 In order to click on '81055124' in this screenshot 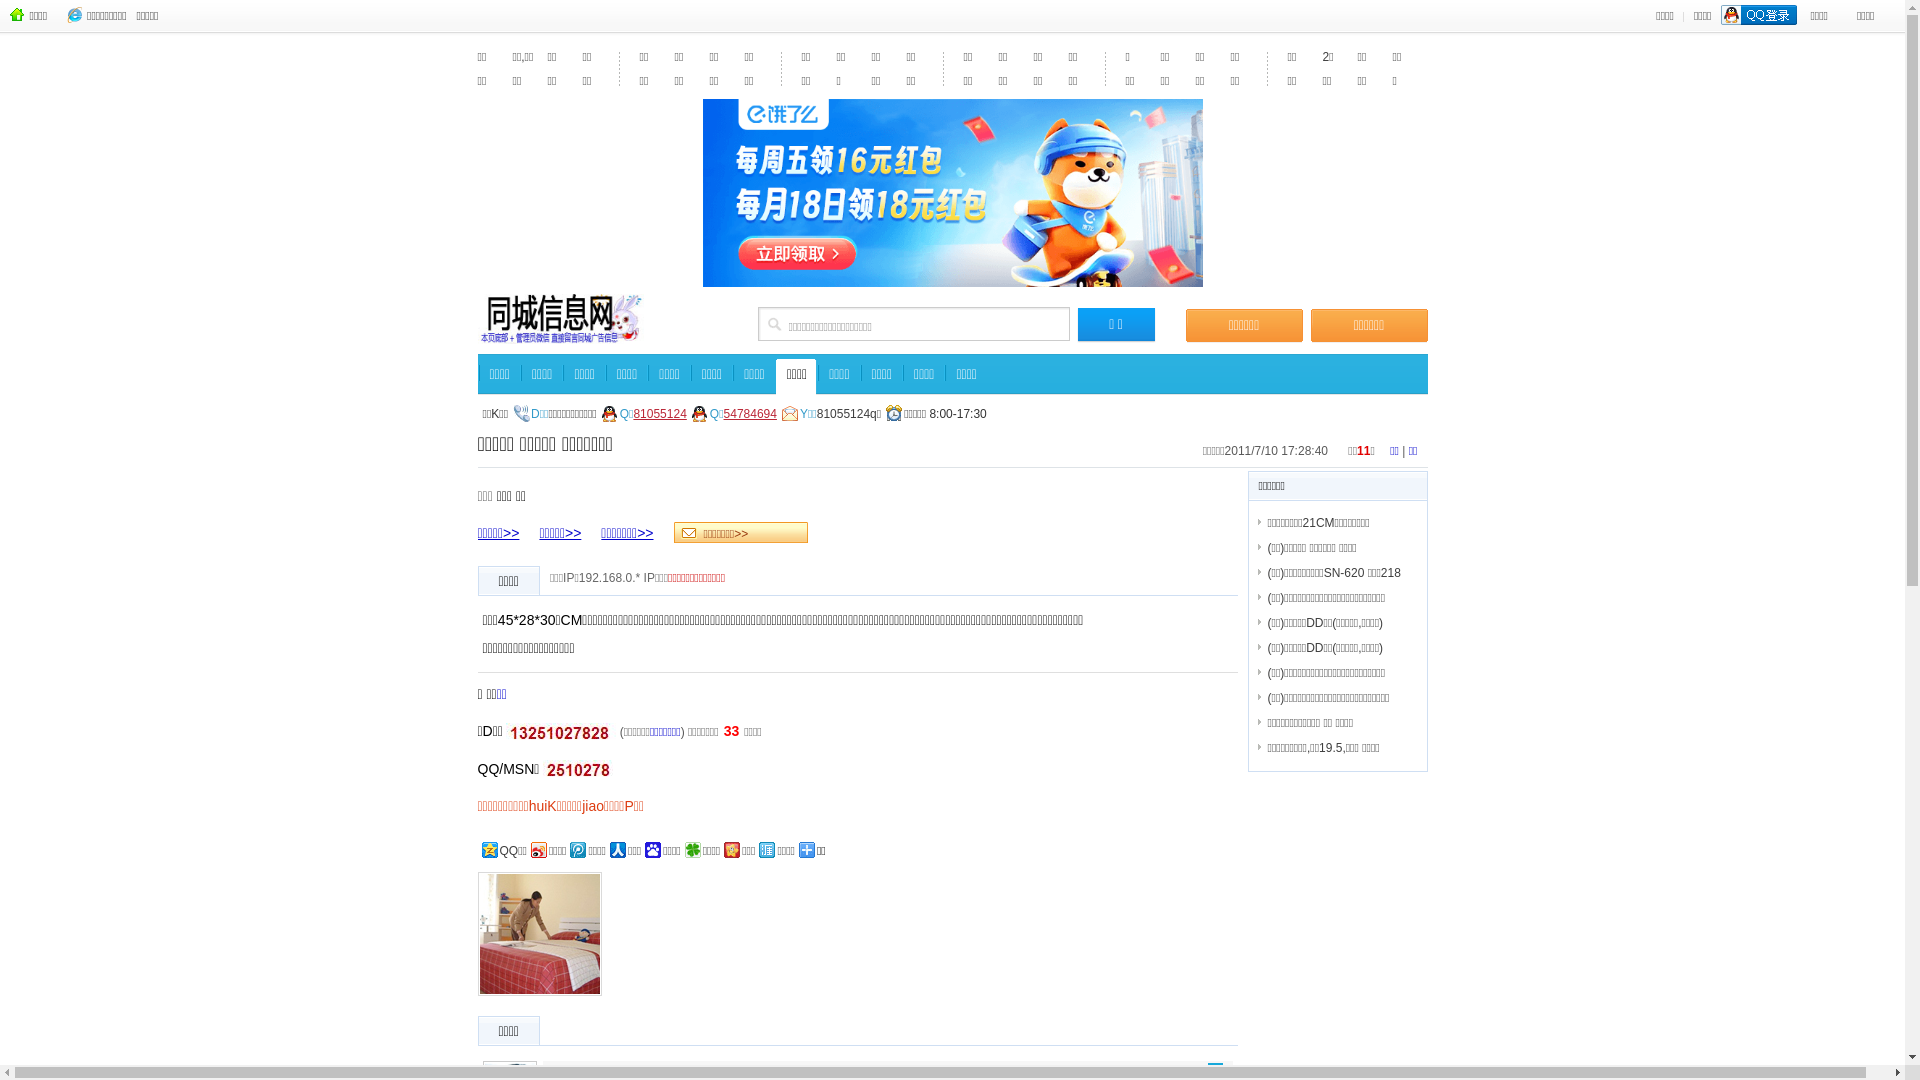, I will do `click(659, 412)`.